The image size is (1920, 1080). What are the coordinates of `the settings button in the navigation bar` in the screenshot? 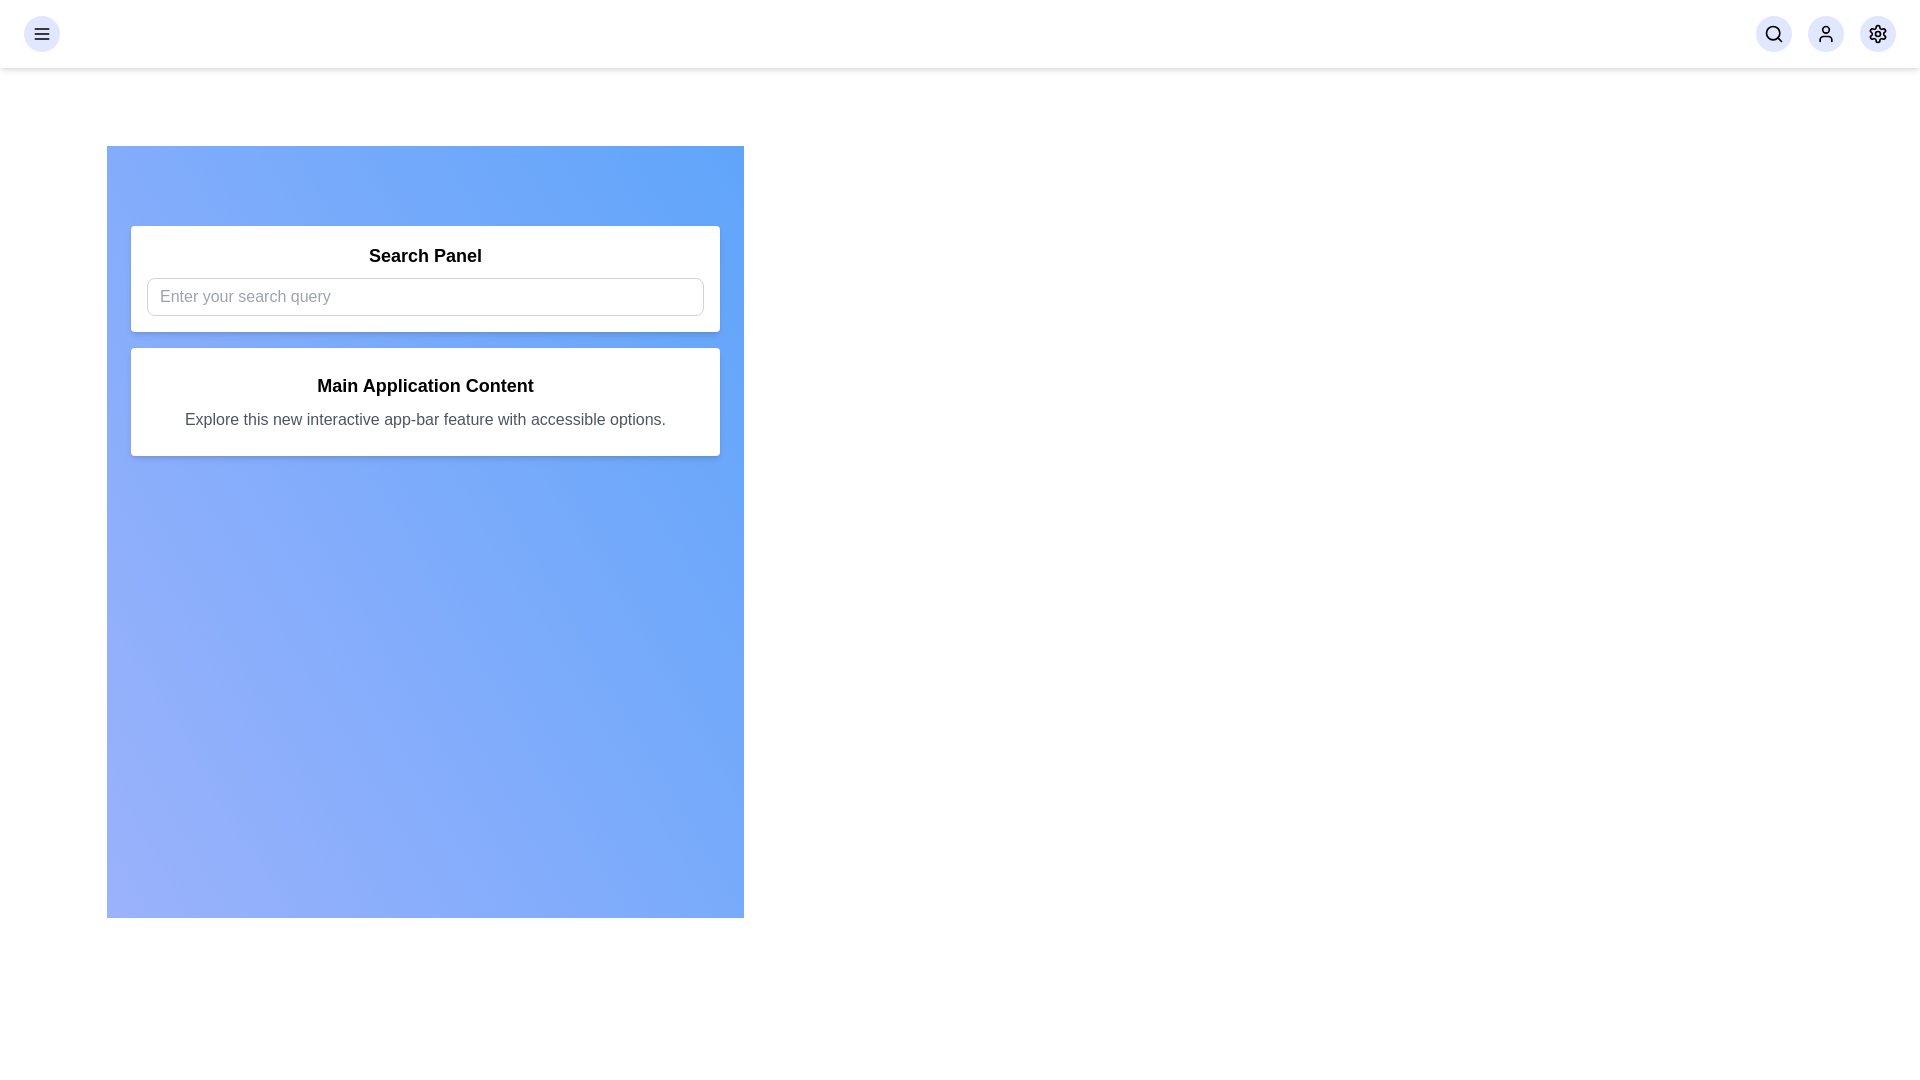 It's located at (1876, 34).